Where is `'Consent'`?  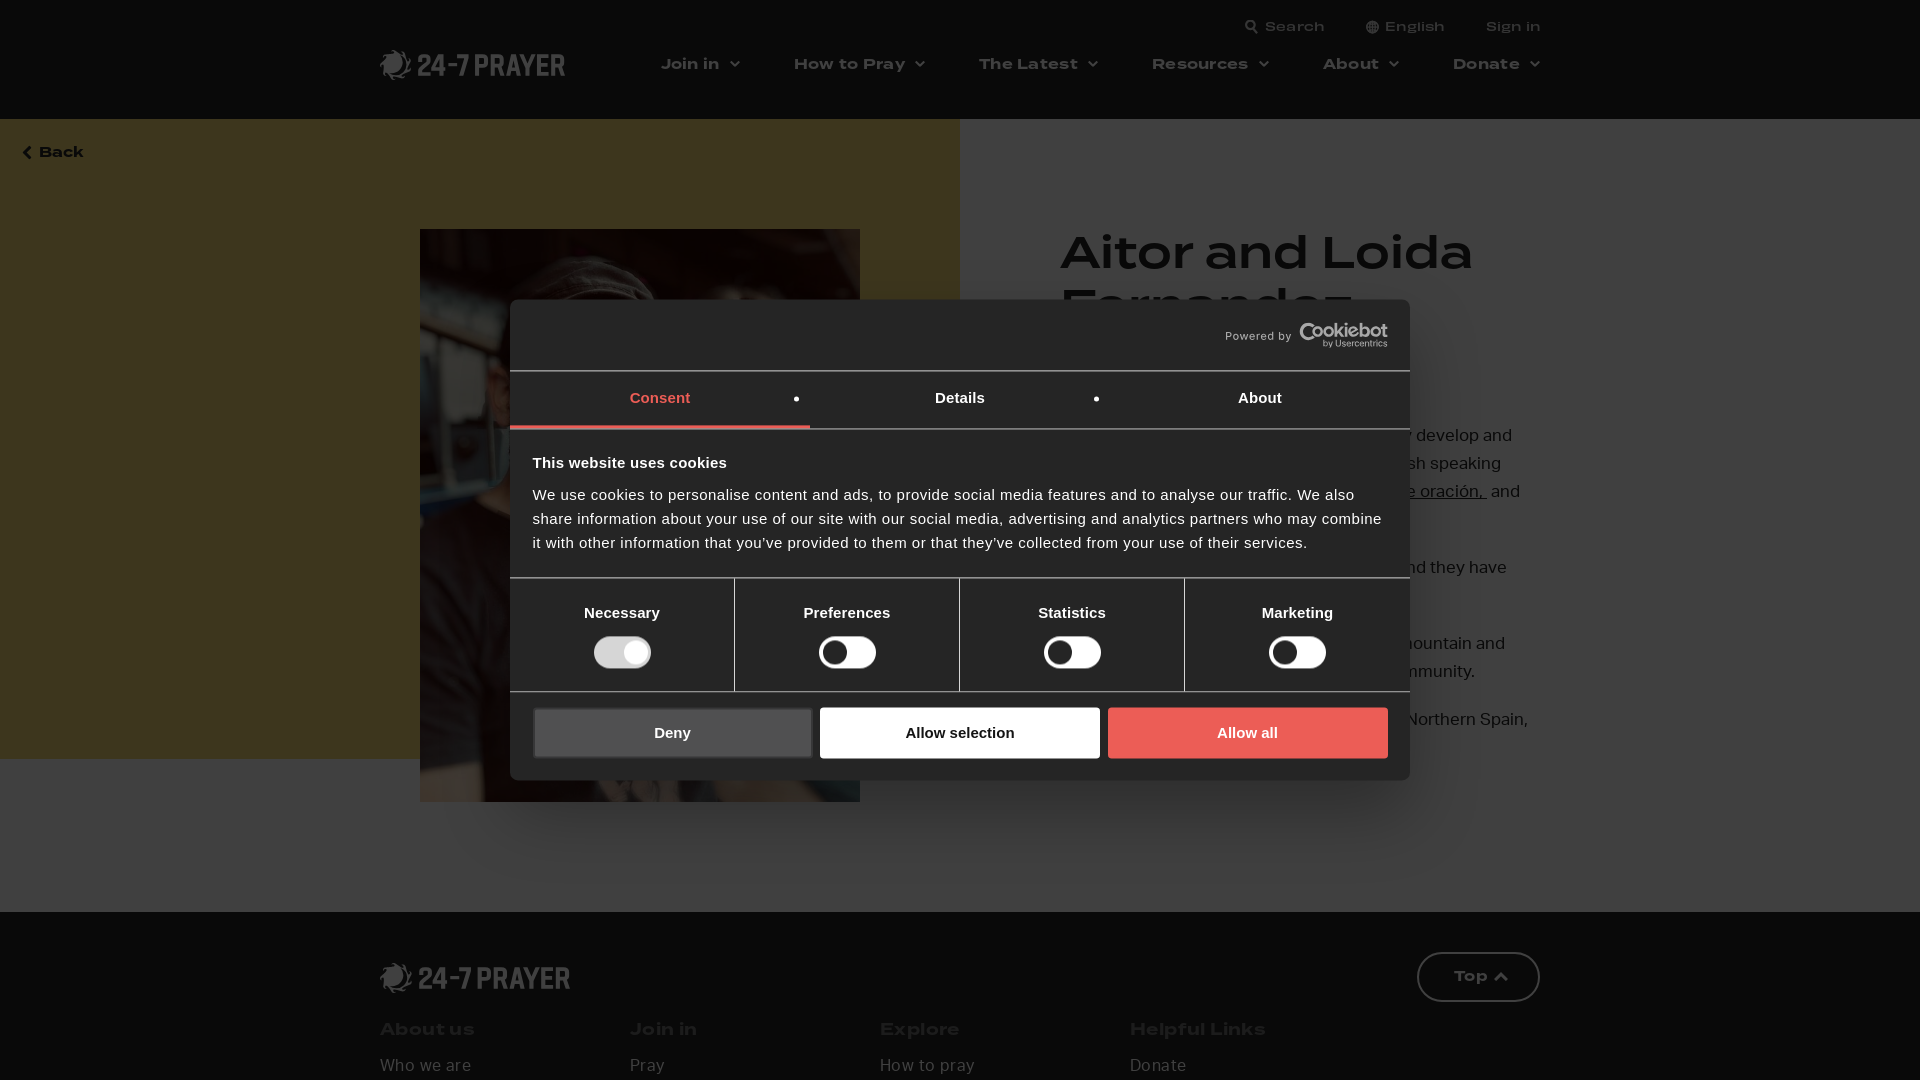 'Consent' is located at coordinates (660, 399).